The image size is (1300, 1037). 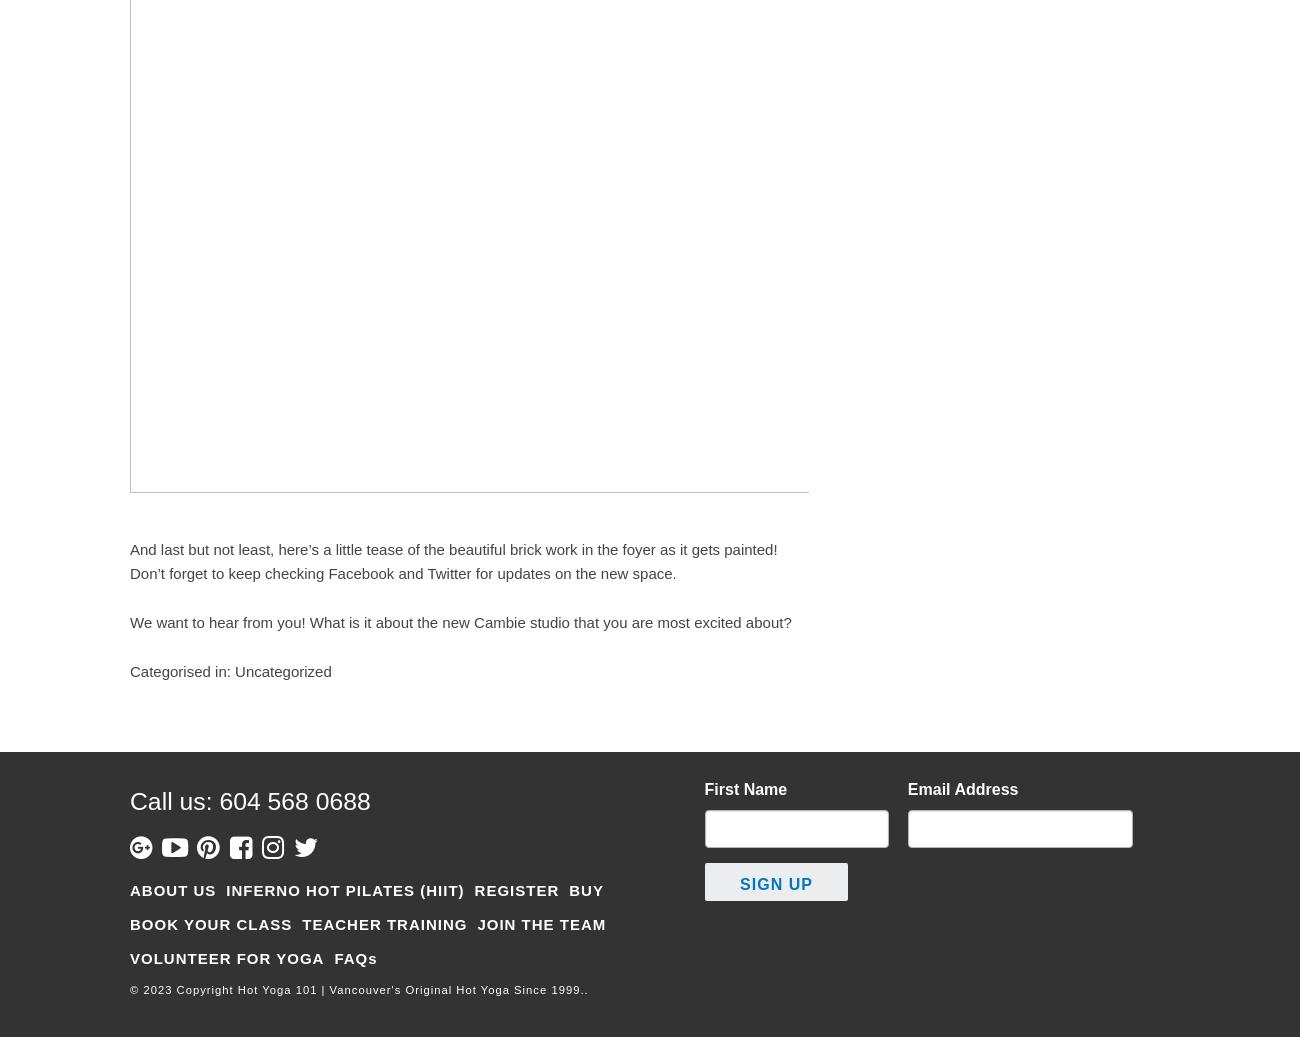 I want to click on 'Facebook', so click(x=326, y=573).